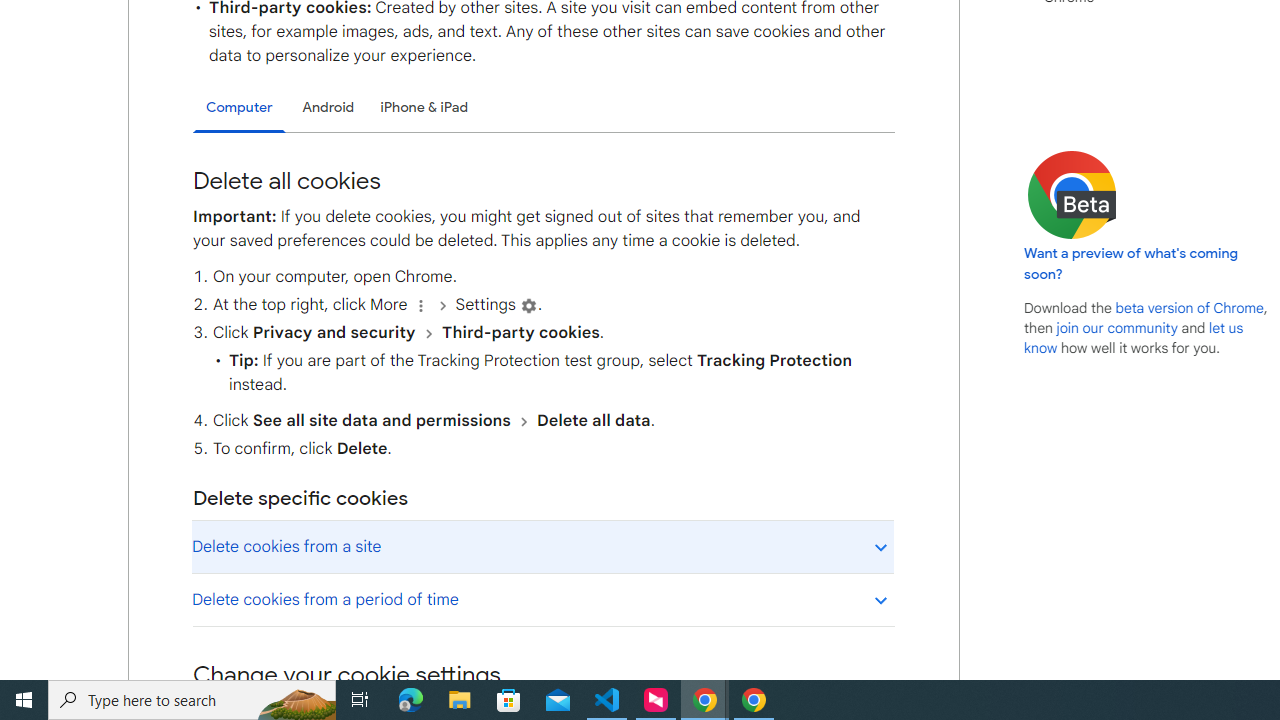  I want to click on 'Settings', so click(529, 305).